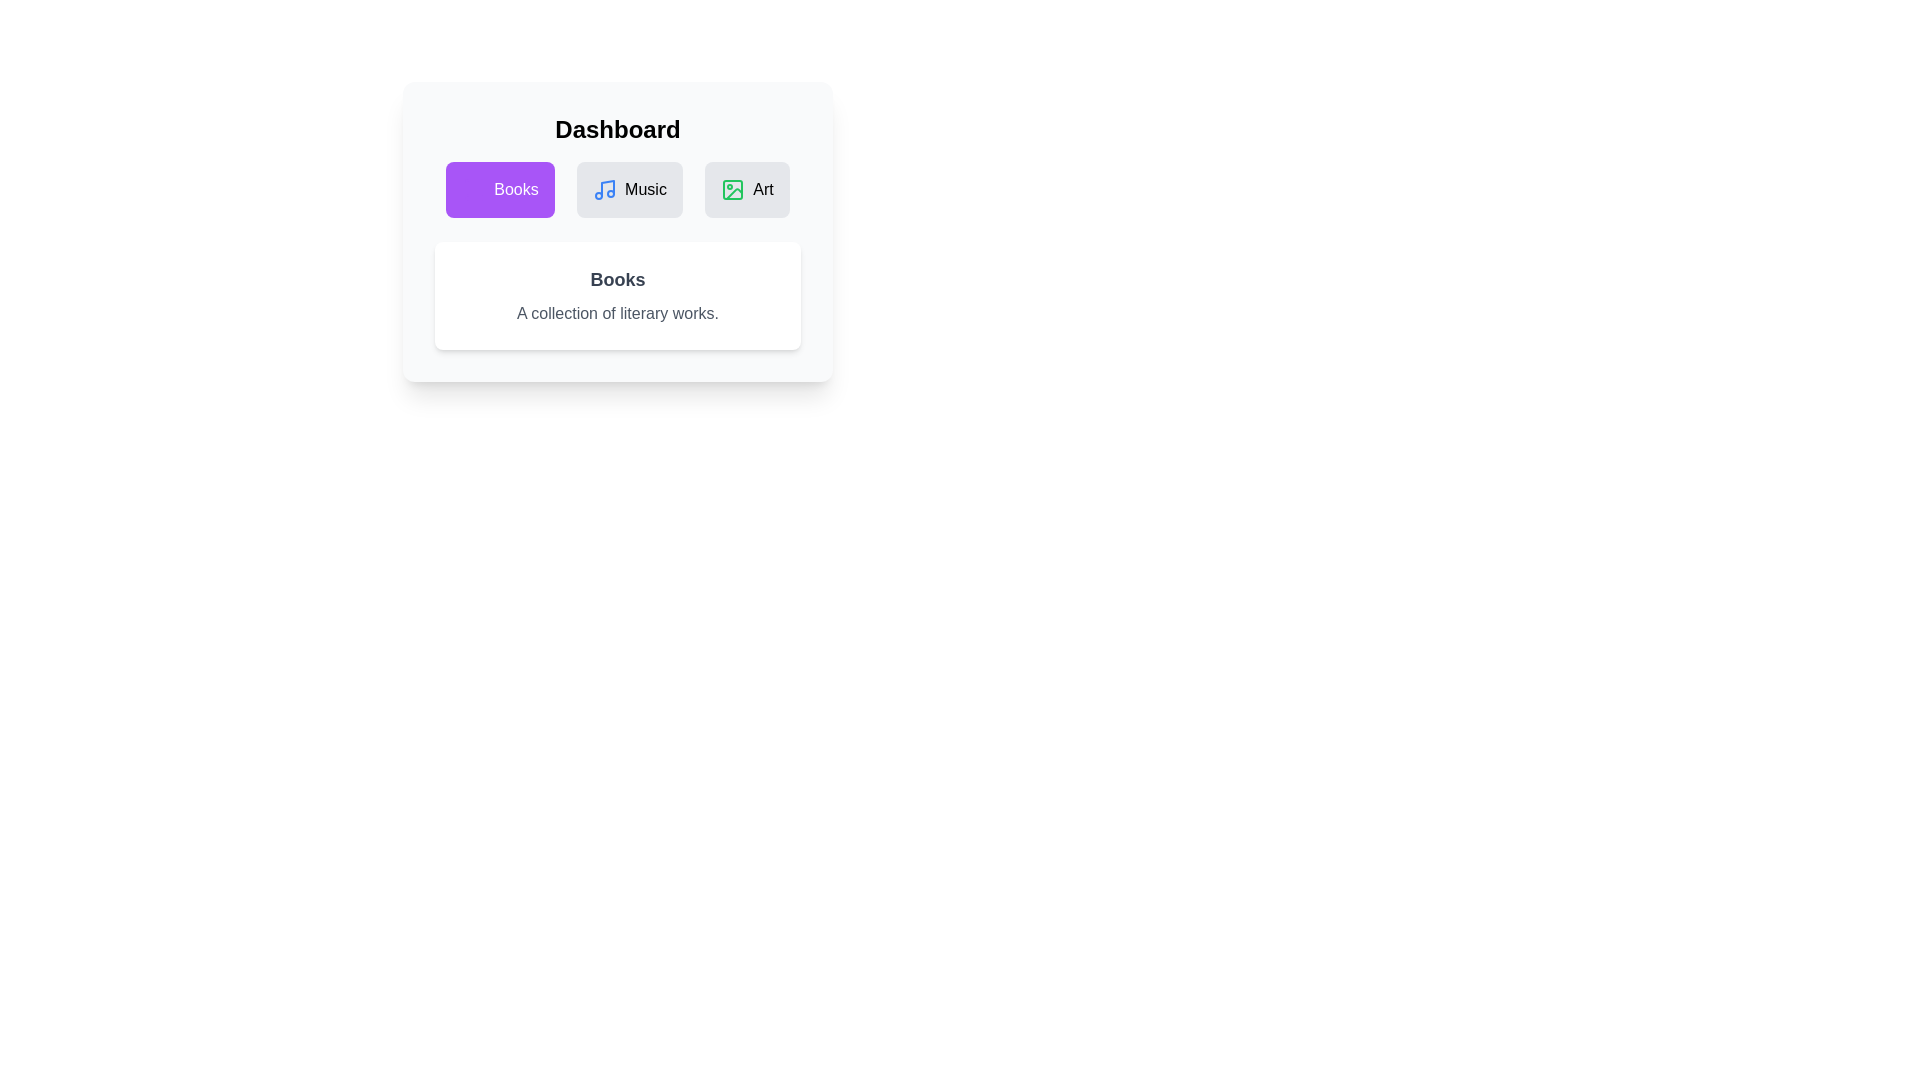 This screenshot has height=1080, width=1920. Describe the element at coordinates (500, 189) in the screenshot. I see `the tab icon corresponding to Books` at that location.